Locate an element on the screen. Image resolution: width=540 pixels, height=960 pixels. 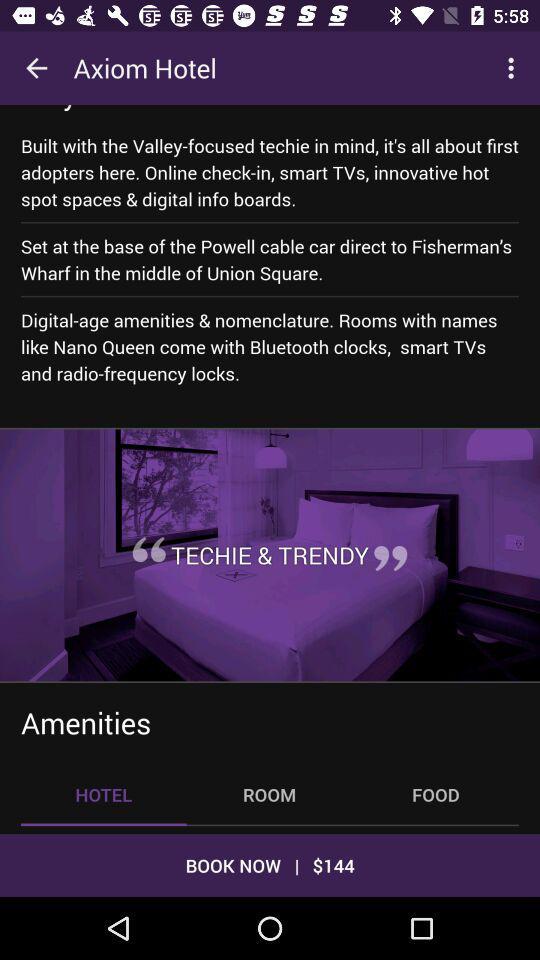
icon below digital age amenities icon is located at coordinates (270, 555).